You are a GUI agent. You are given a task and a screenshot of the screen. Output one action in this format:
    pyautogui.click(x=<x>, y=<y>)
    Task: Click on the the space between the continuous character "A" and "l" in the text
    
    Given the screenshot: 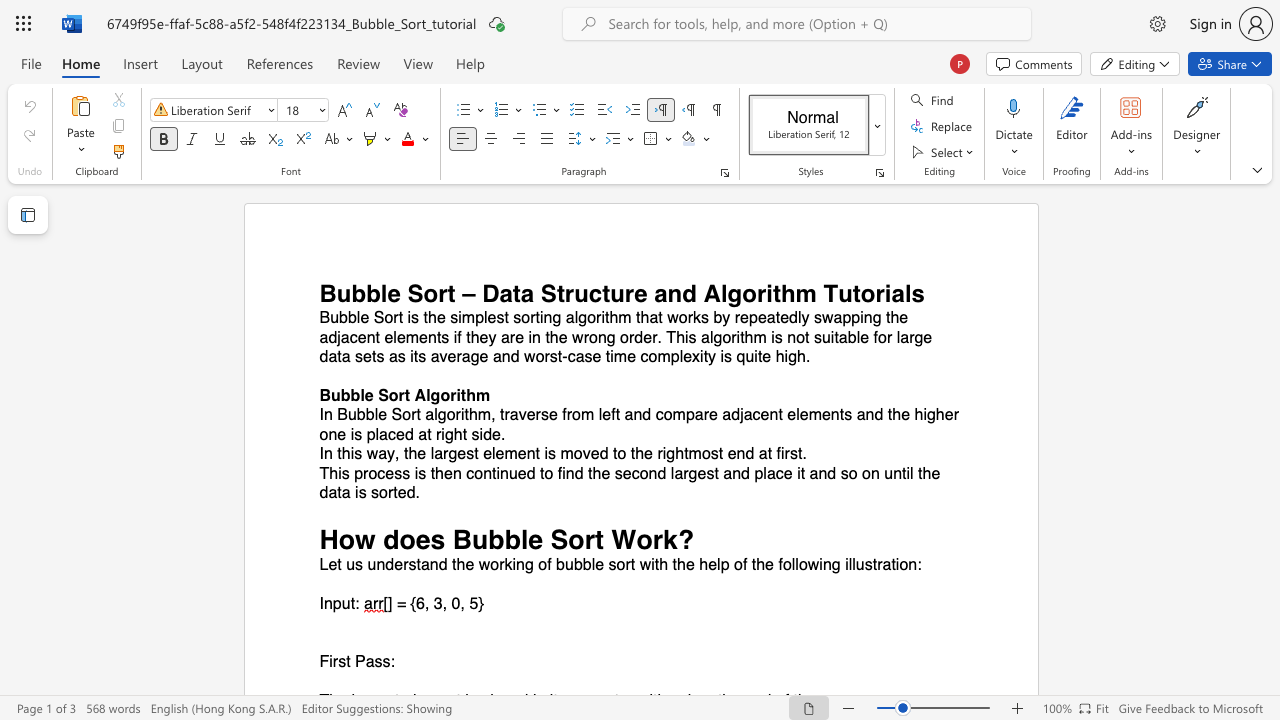 What is the action you would take?
    pyautogui.click(x=423, y=395)
    